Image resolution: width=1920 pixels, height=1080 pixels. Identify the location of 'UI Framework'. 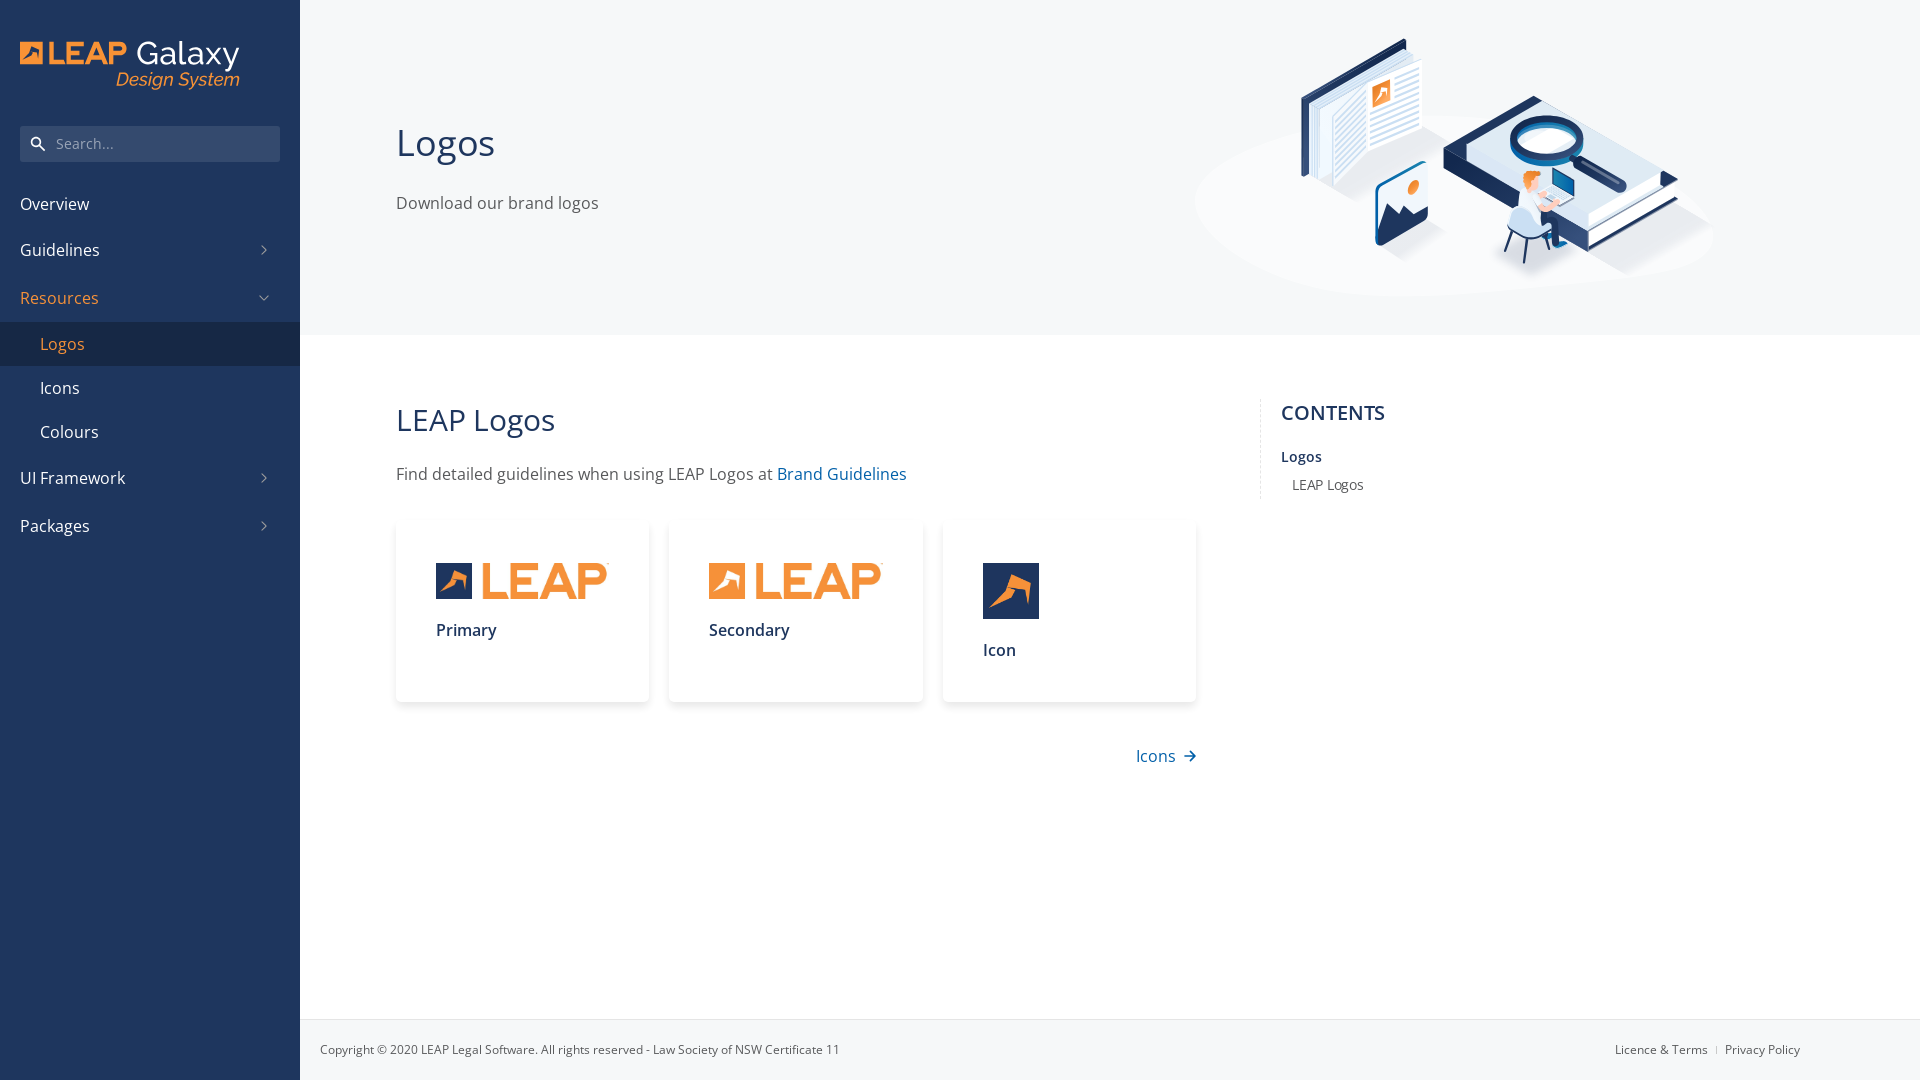
(133, 478).